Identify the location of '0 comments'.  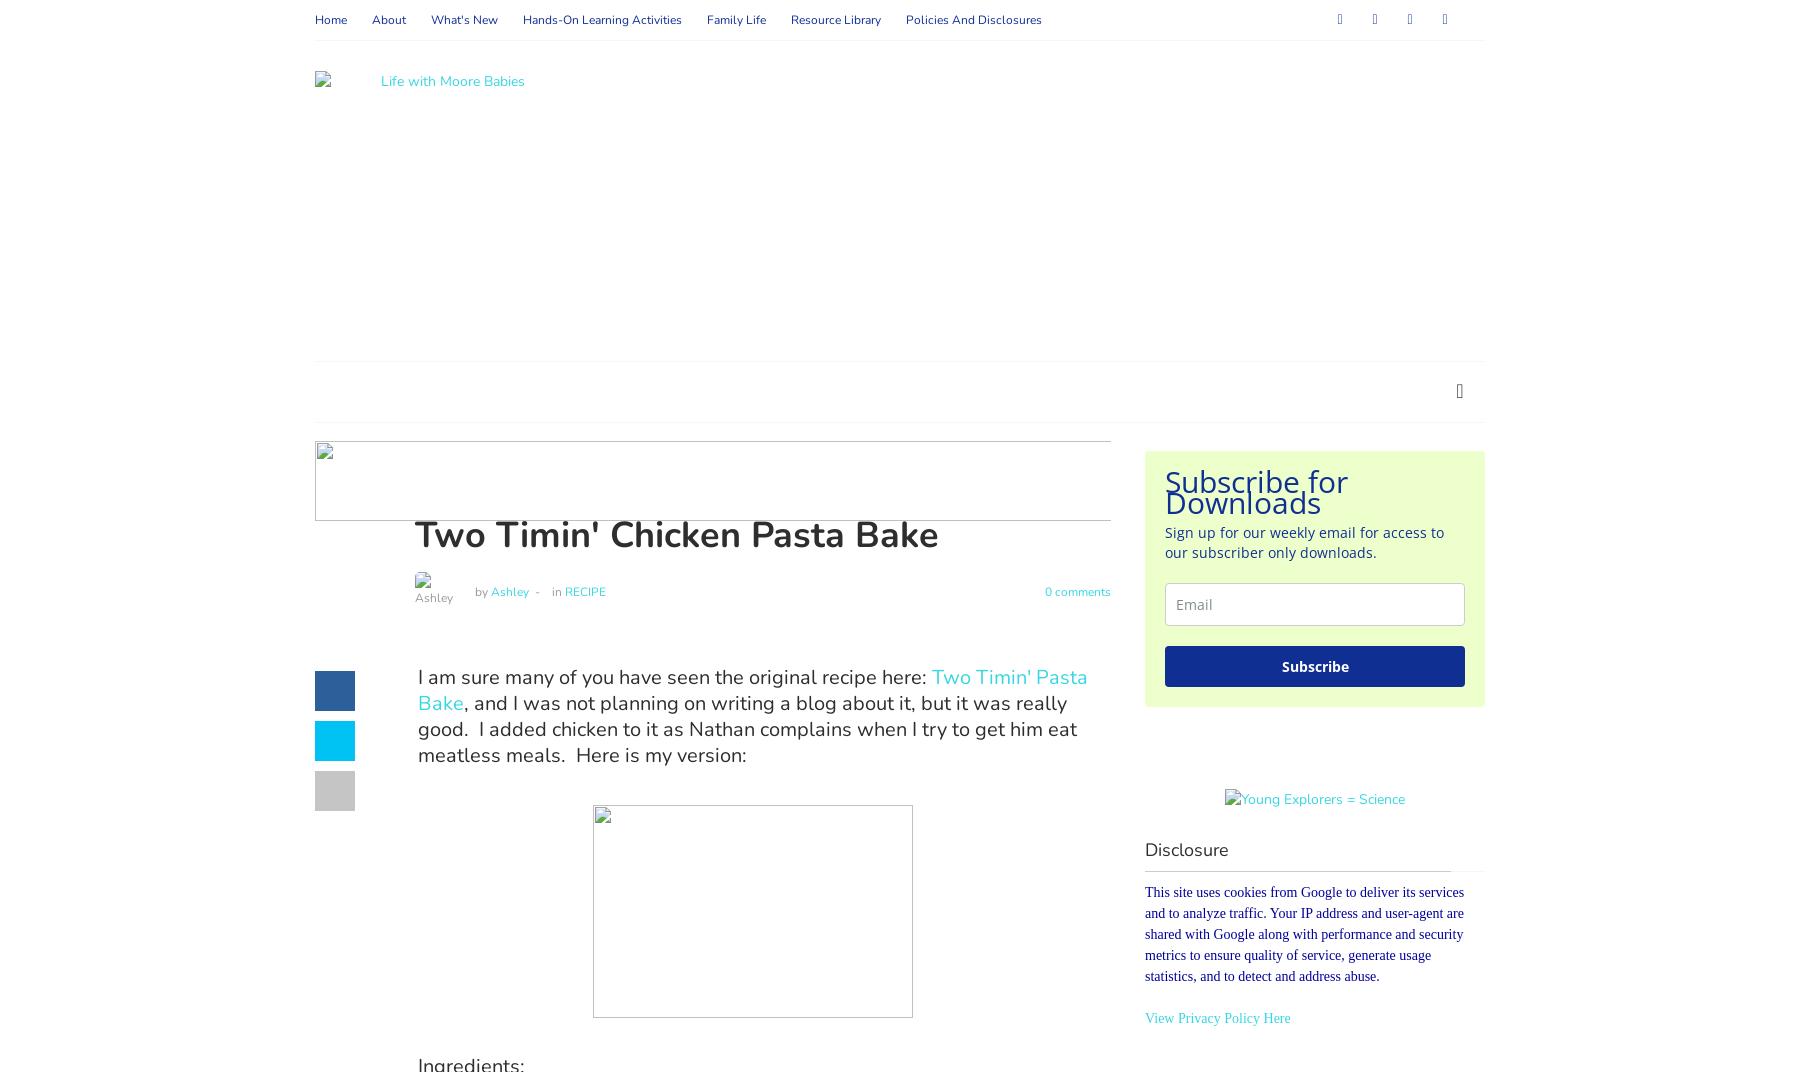
(1076, 589).